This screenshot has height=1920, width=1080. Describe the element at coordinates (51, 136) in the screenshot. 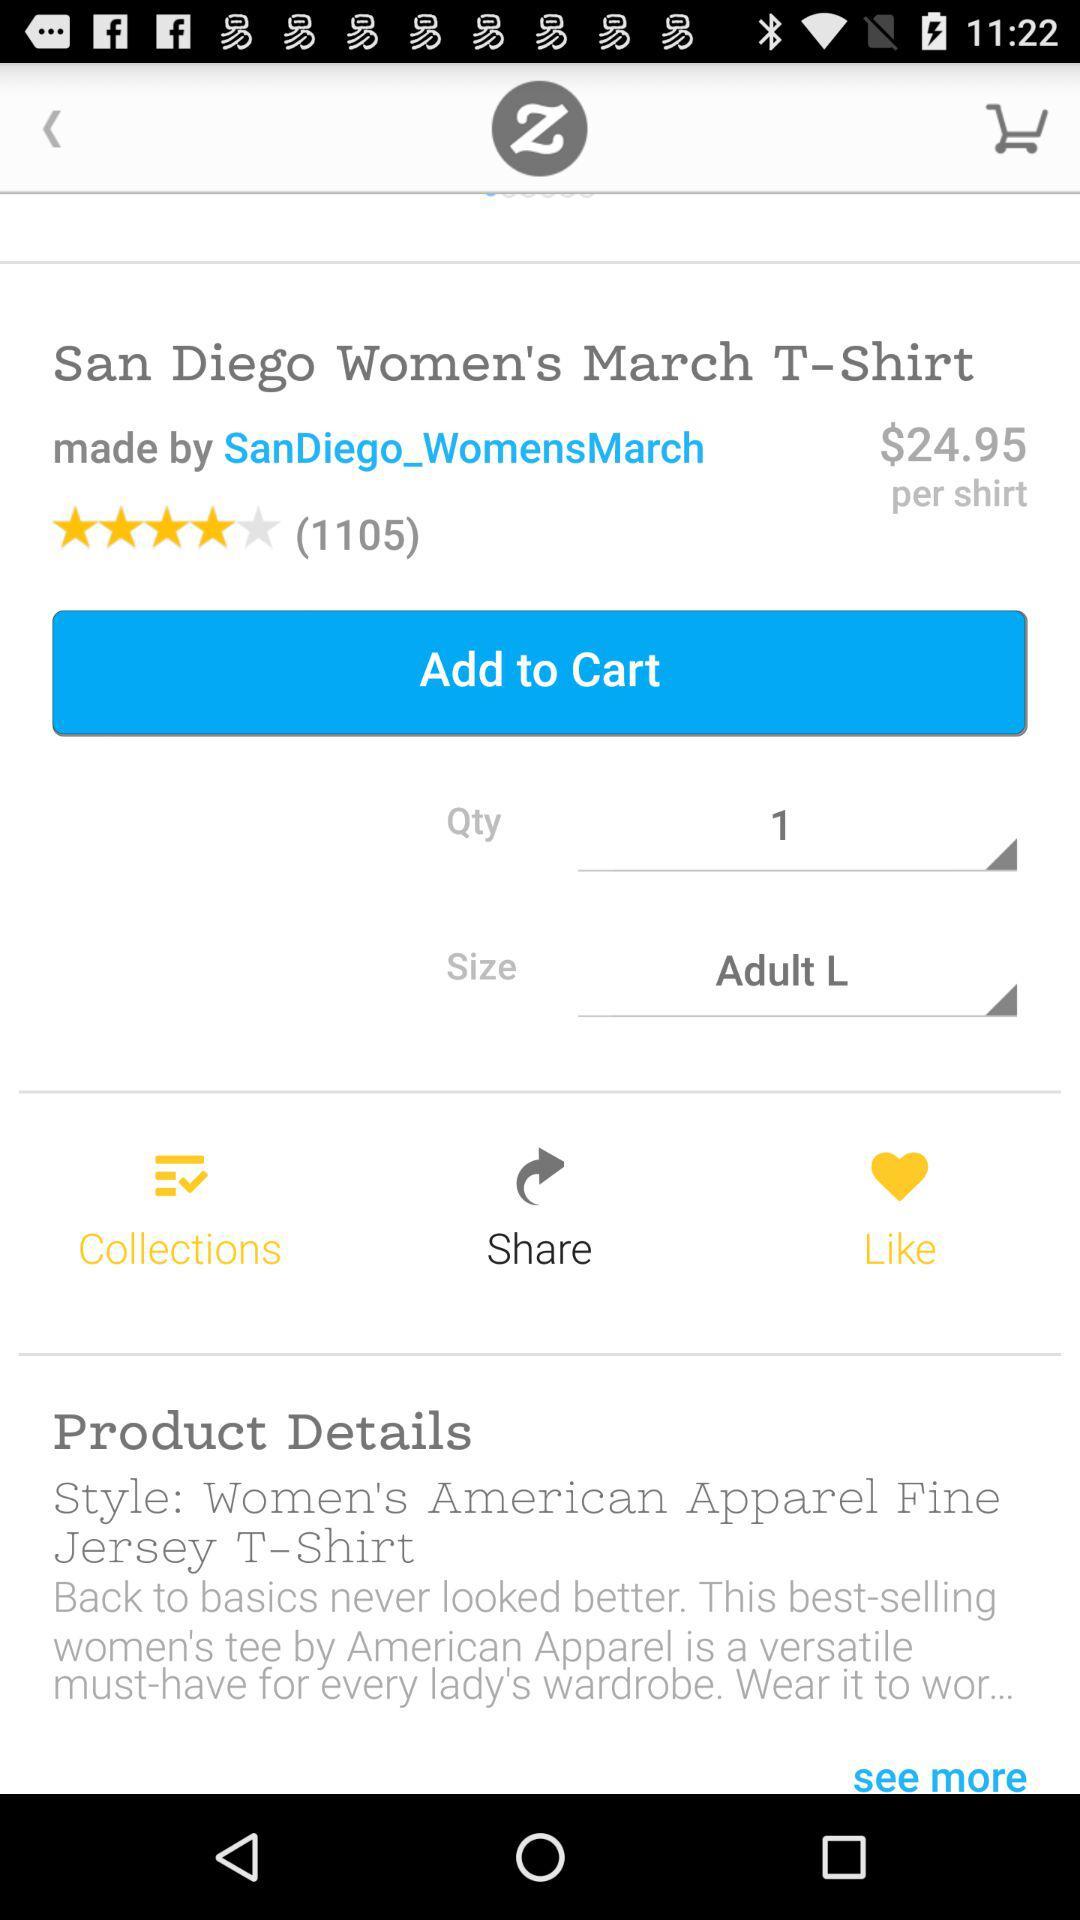

I see `the arrow_backward icon` at that location.